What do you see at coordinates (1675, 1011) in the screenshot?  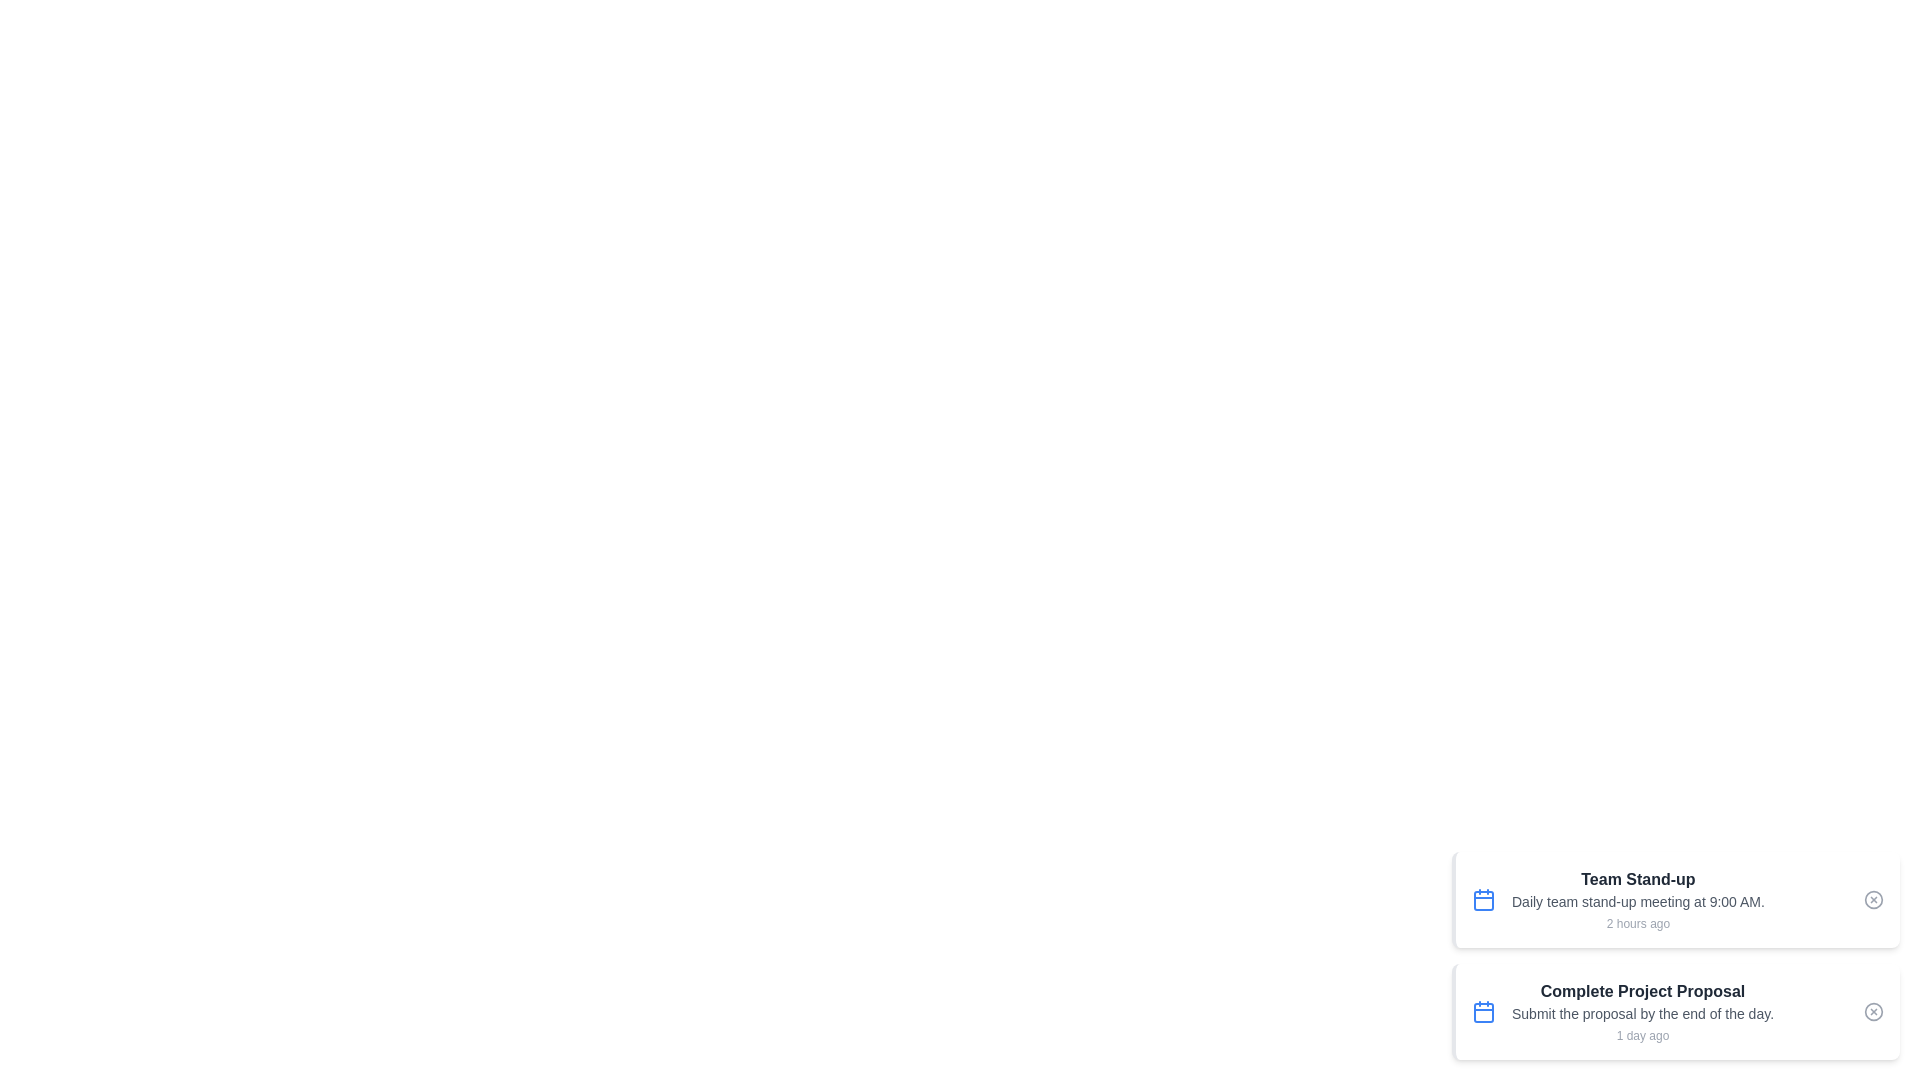 I see `the task with the name Complete Project Proposal` at bounding box center [1675, 1011].